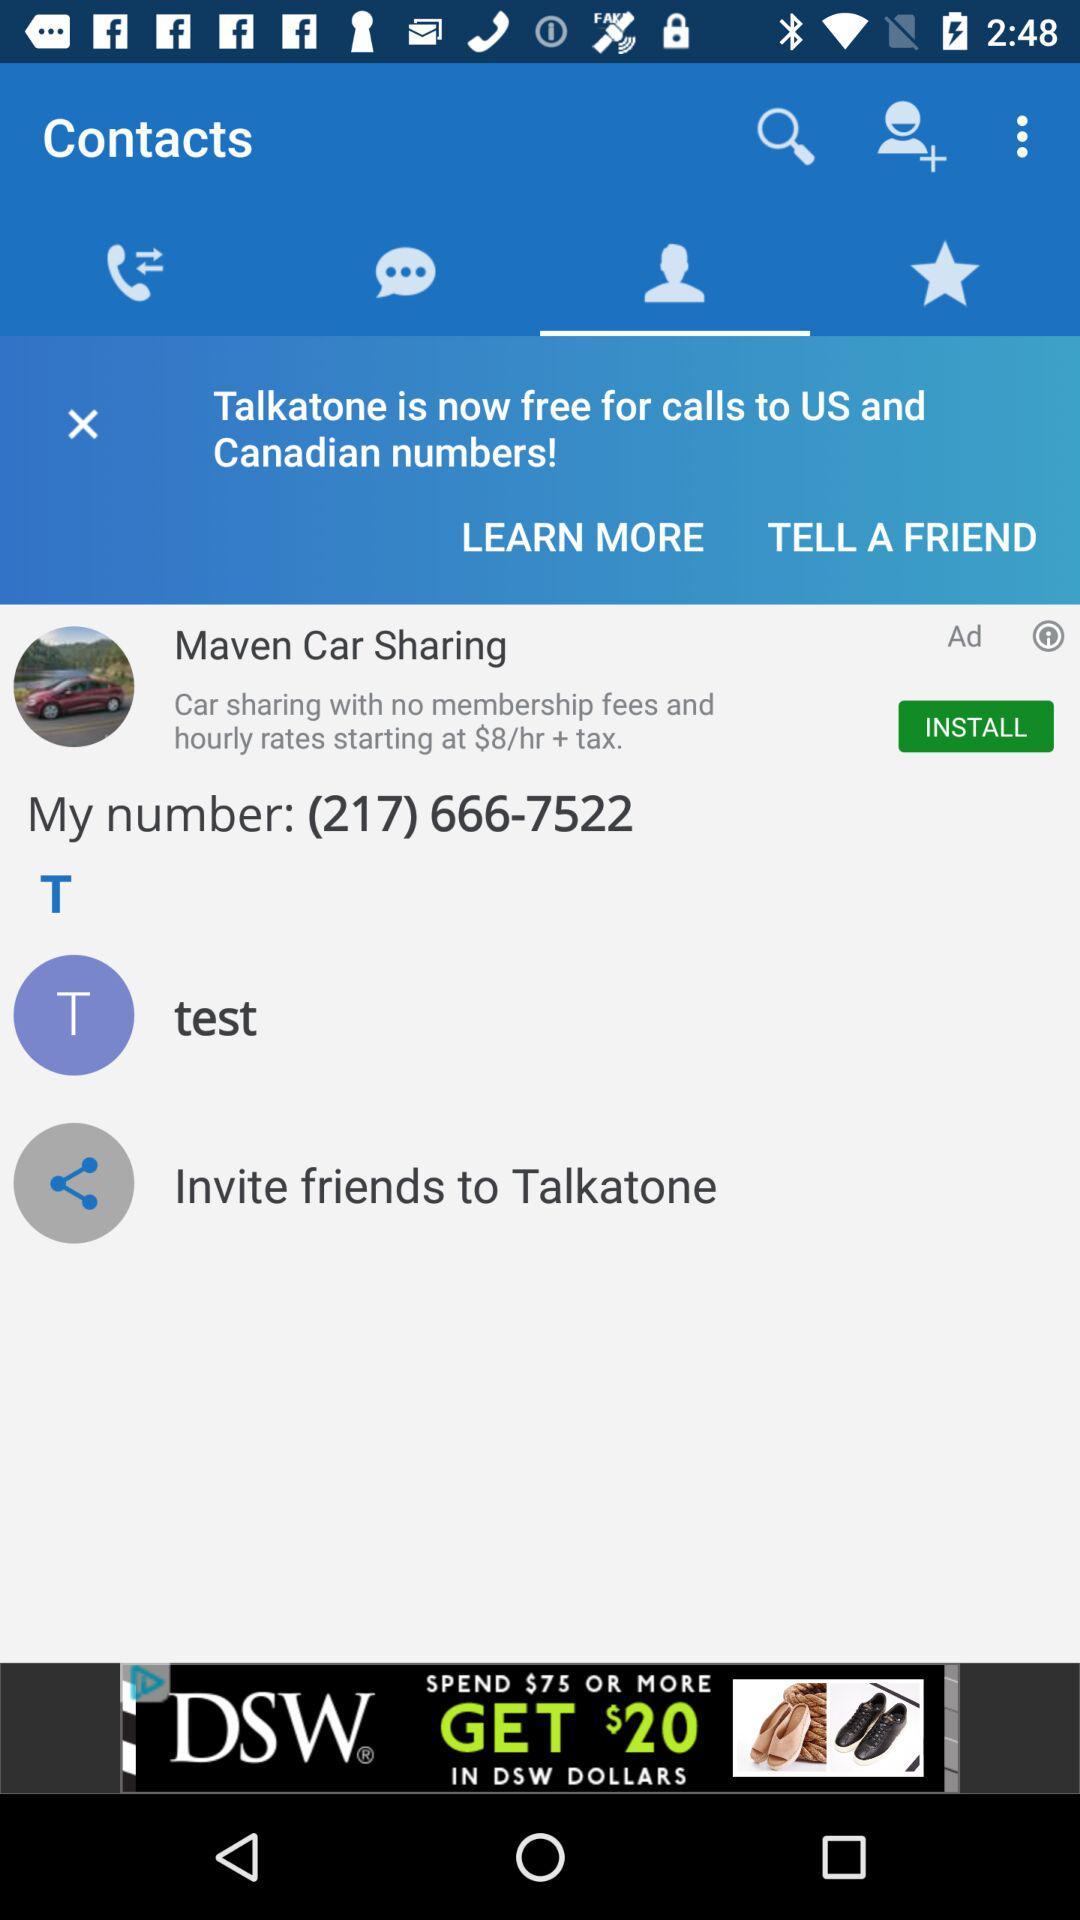  What do you see at coordinates (81, 419) in the screenshot?
I see `this` at bounding box center [81, 419].